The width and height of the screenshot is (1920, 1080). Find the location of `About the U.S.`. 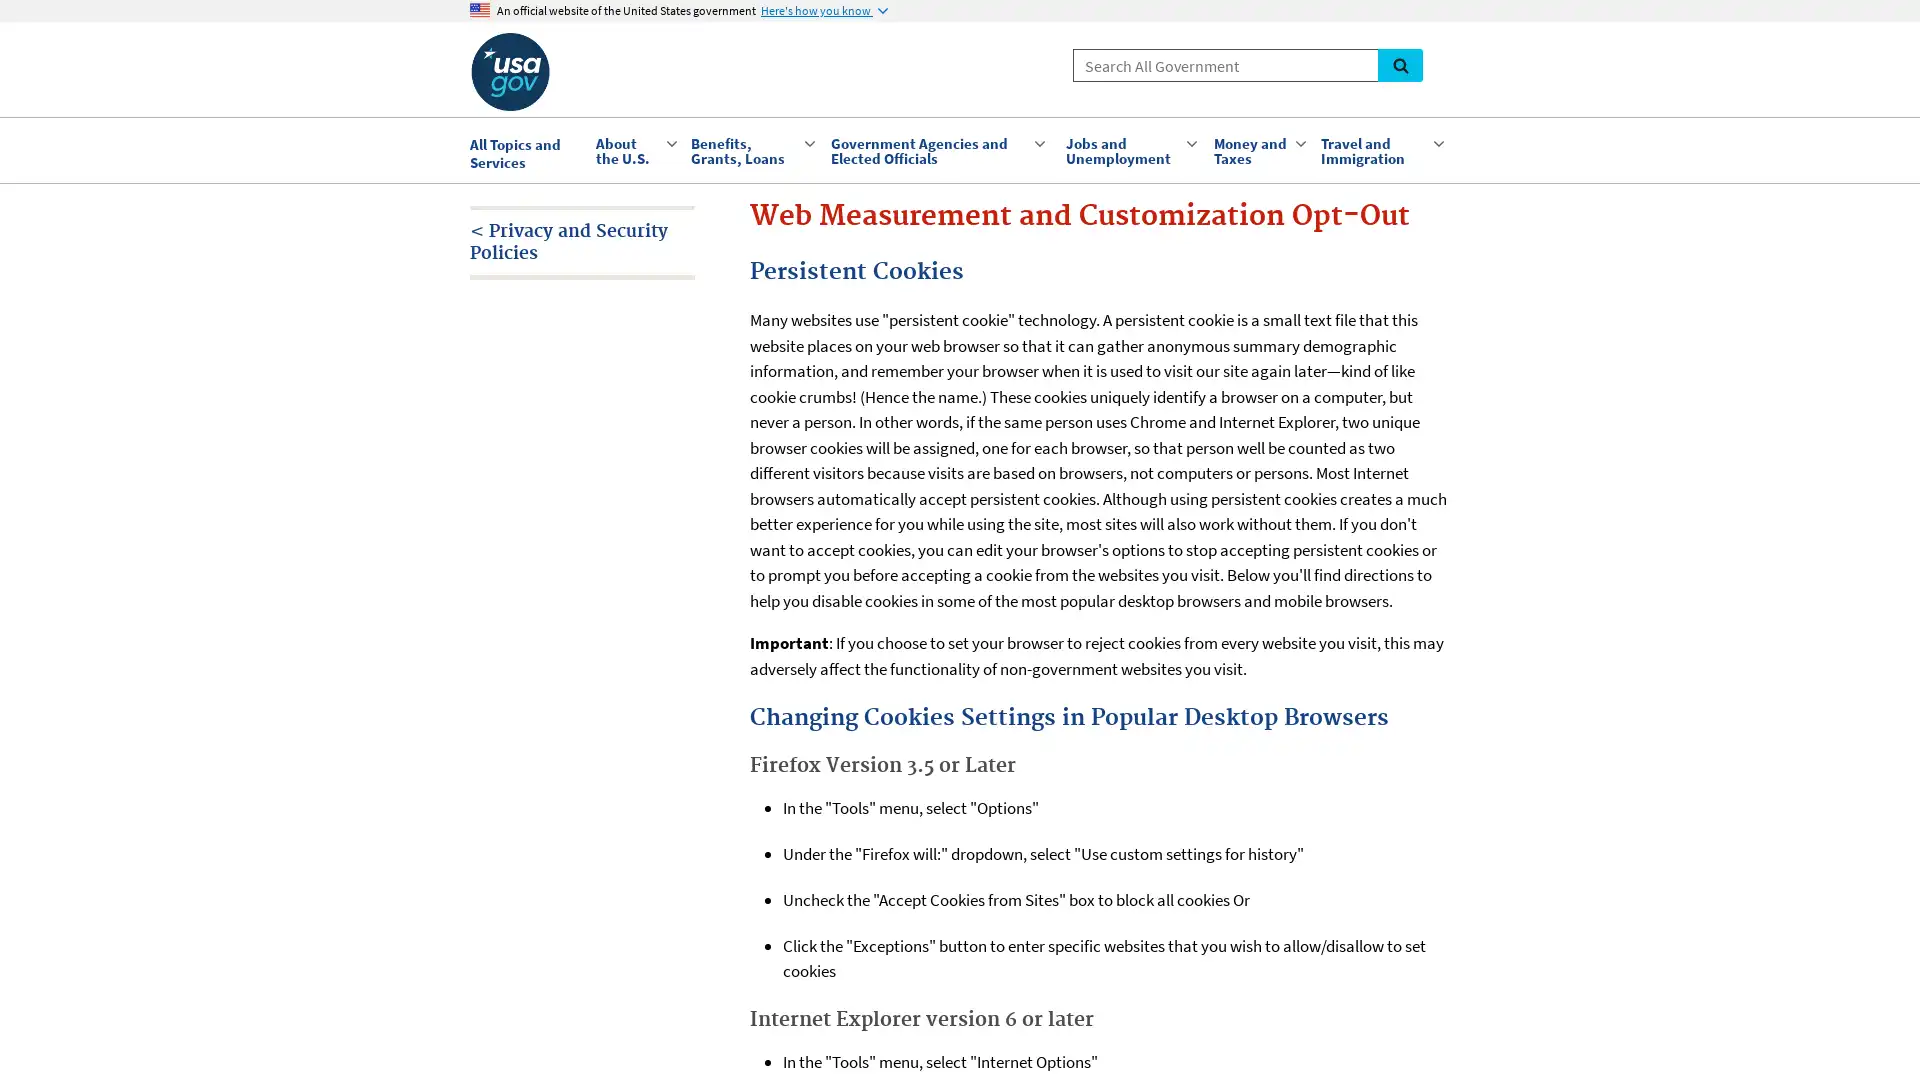

About the U.S. is located at coordinates (632, 149).